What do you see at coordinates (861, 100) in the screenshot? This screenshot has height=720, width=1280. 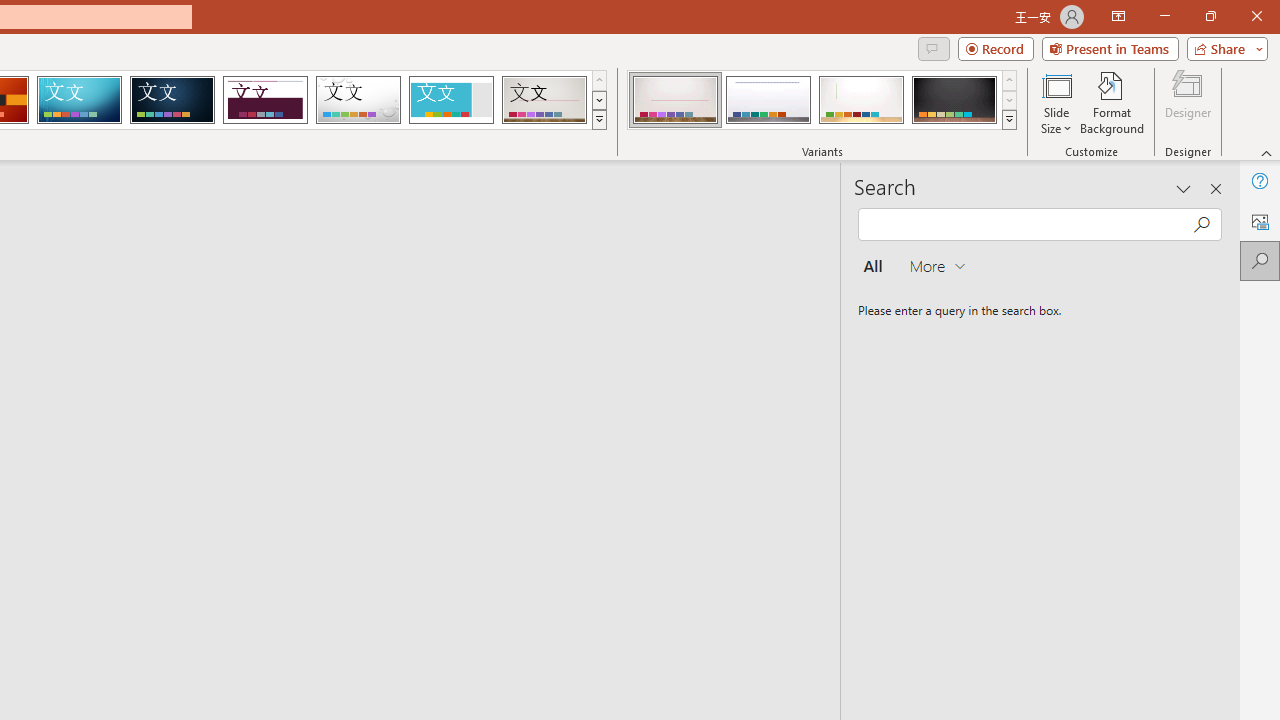 I see `'Gallery Variant 3'` at bounding box center [861, 100].